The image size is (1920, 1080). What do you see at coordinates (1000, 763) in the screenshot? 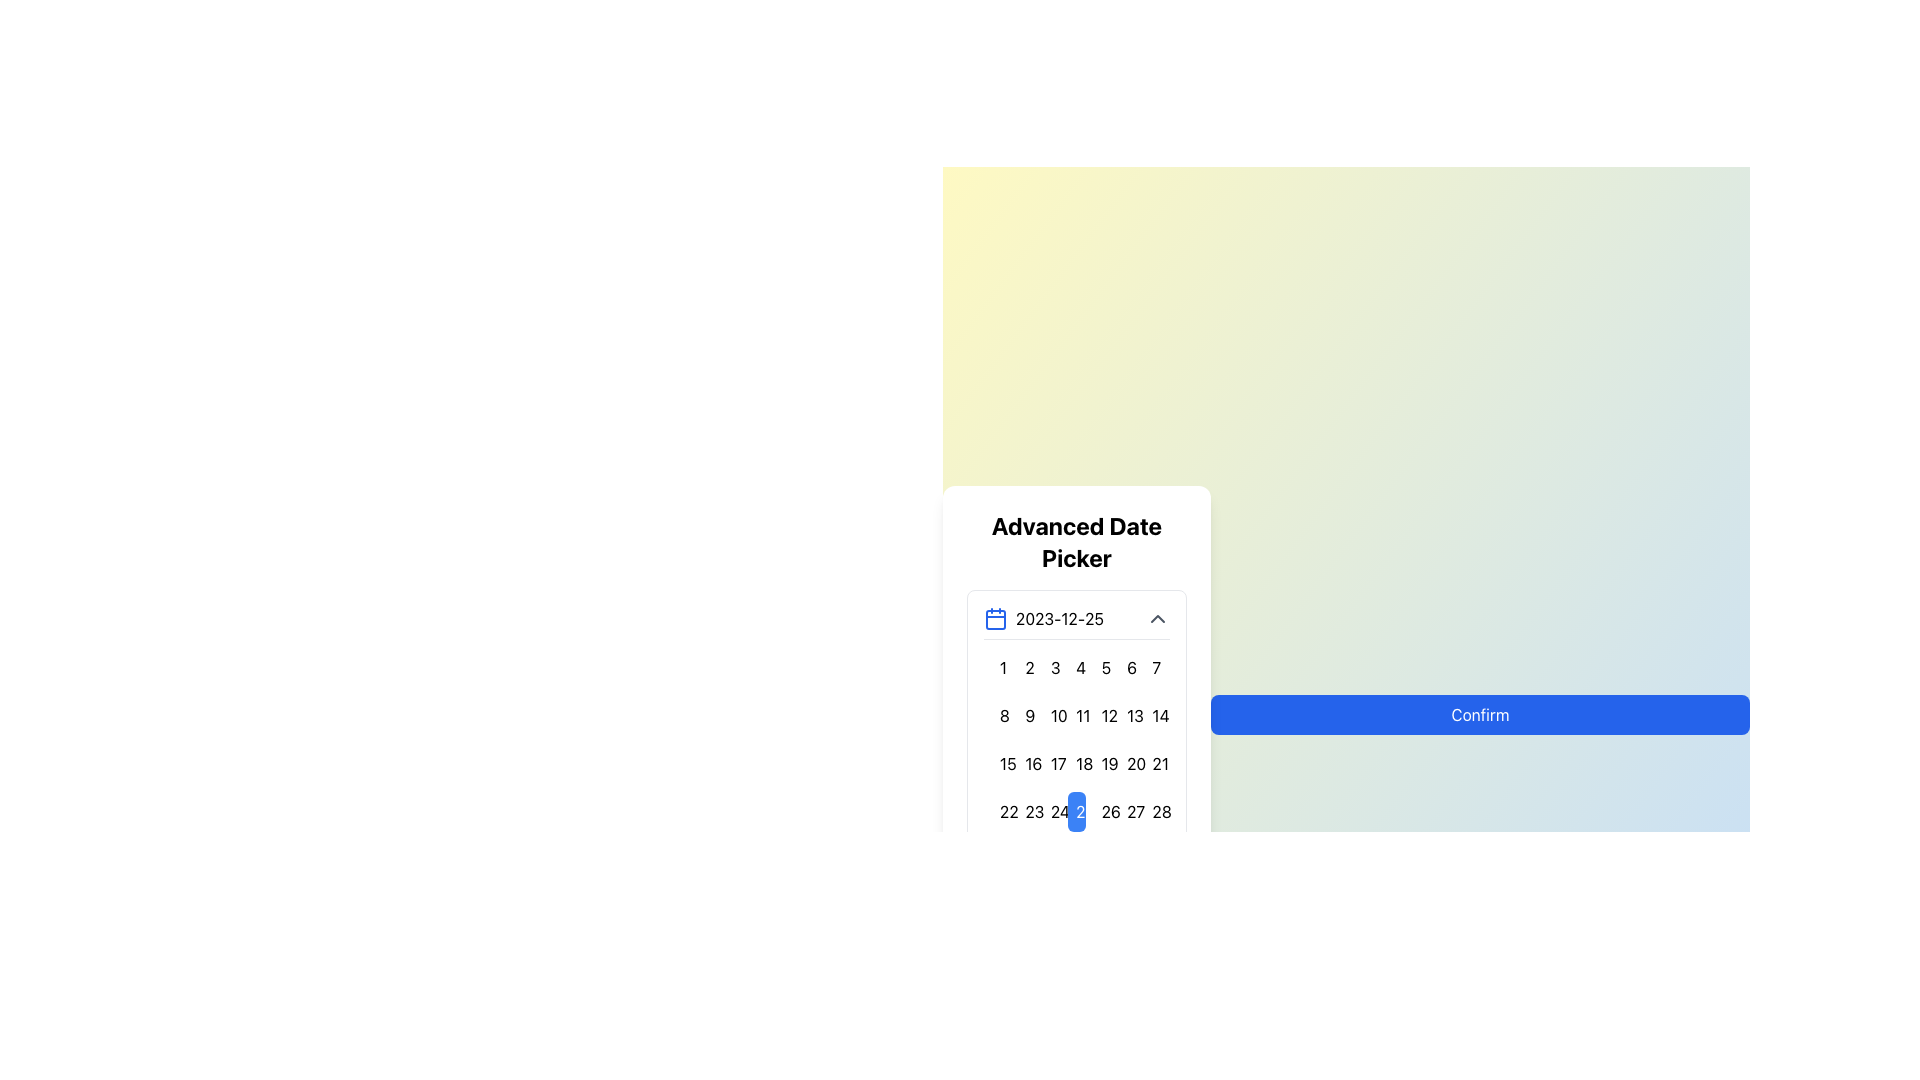
I see `the button that allows the user to select the 15th day in the calendar interface to trigger visual feedback` at bounding box center [1000, 763].